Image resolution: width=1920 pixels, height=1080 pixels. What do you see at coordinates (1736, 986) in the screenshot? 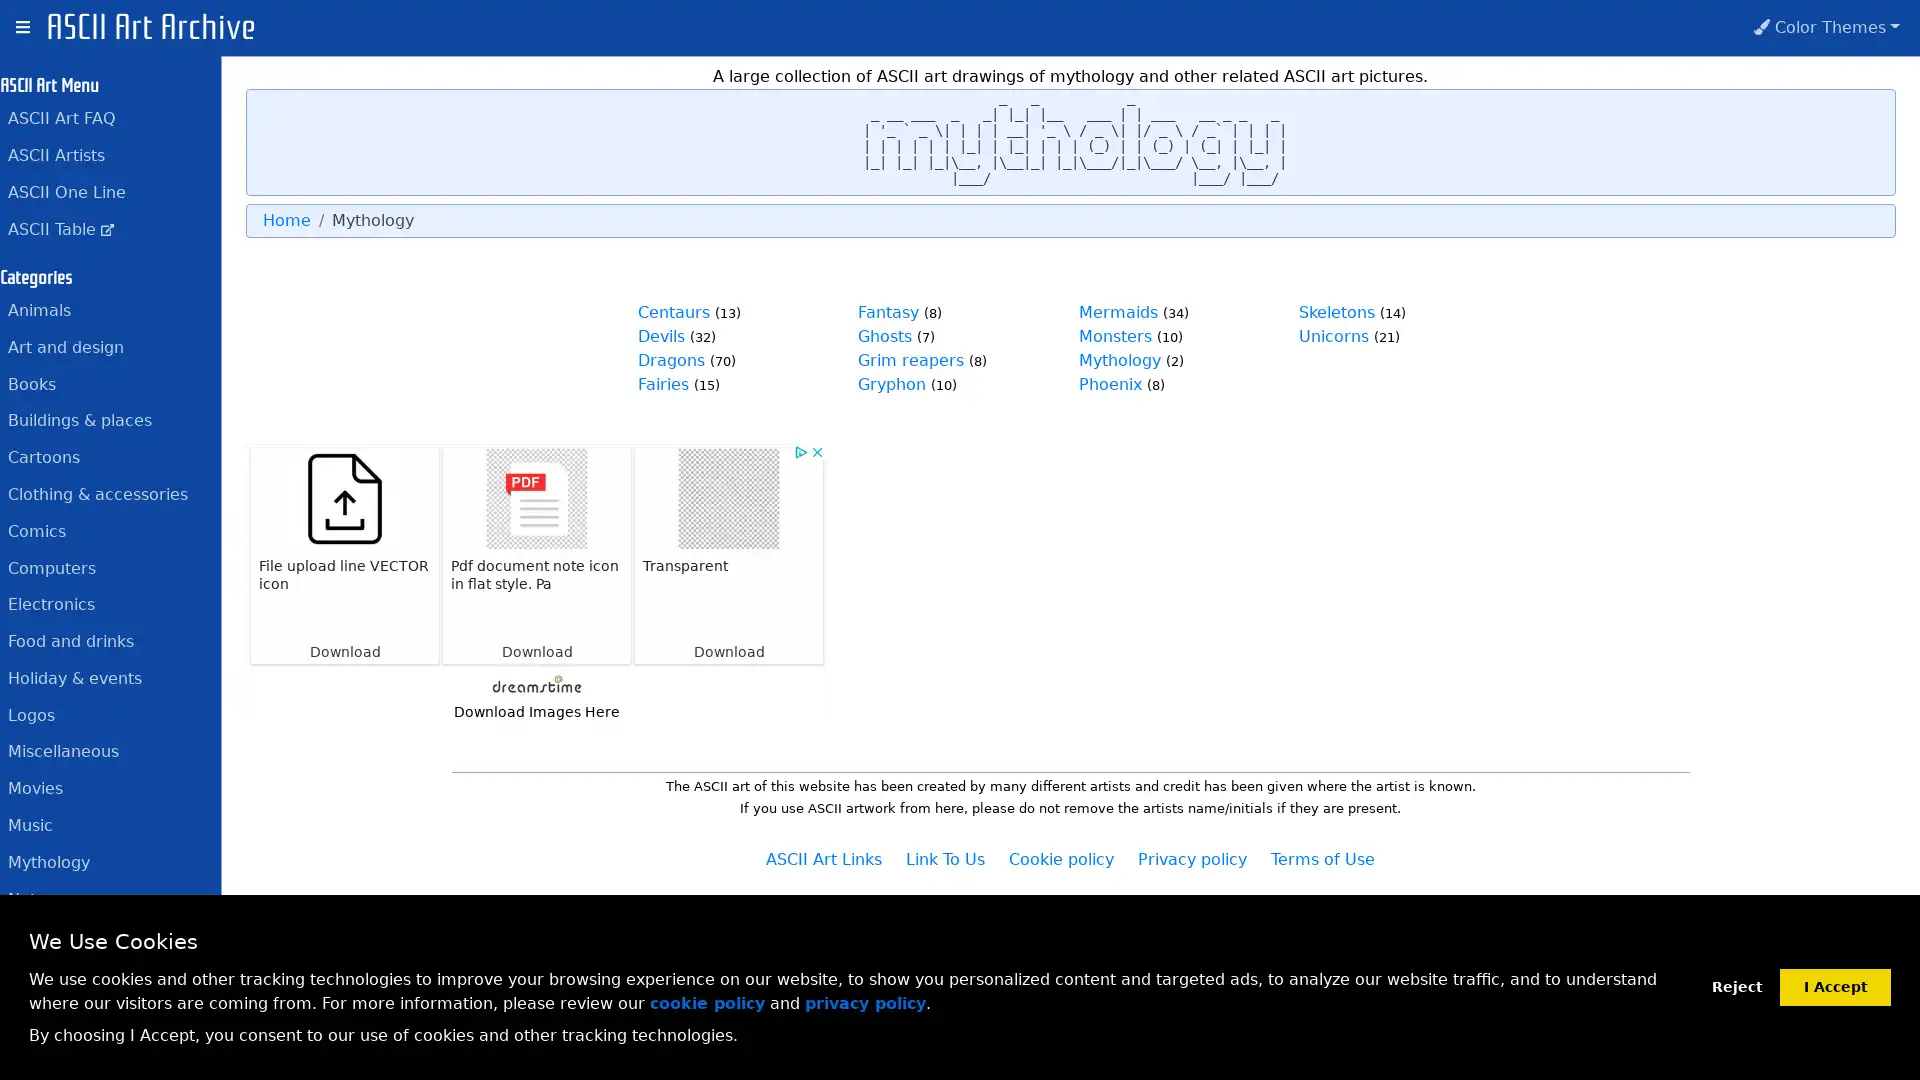
I see `Reject` at bounding box center [1736, 986].